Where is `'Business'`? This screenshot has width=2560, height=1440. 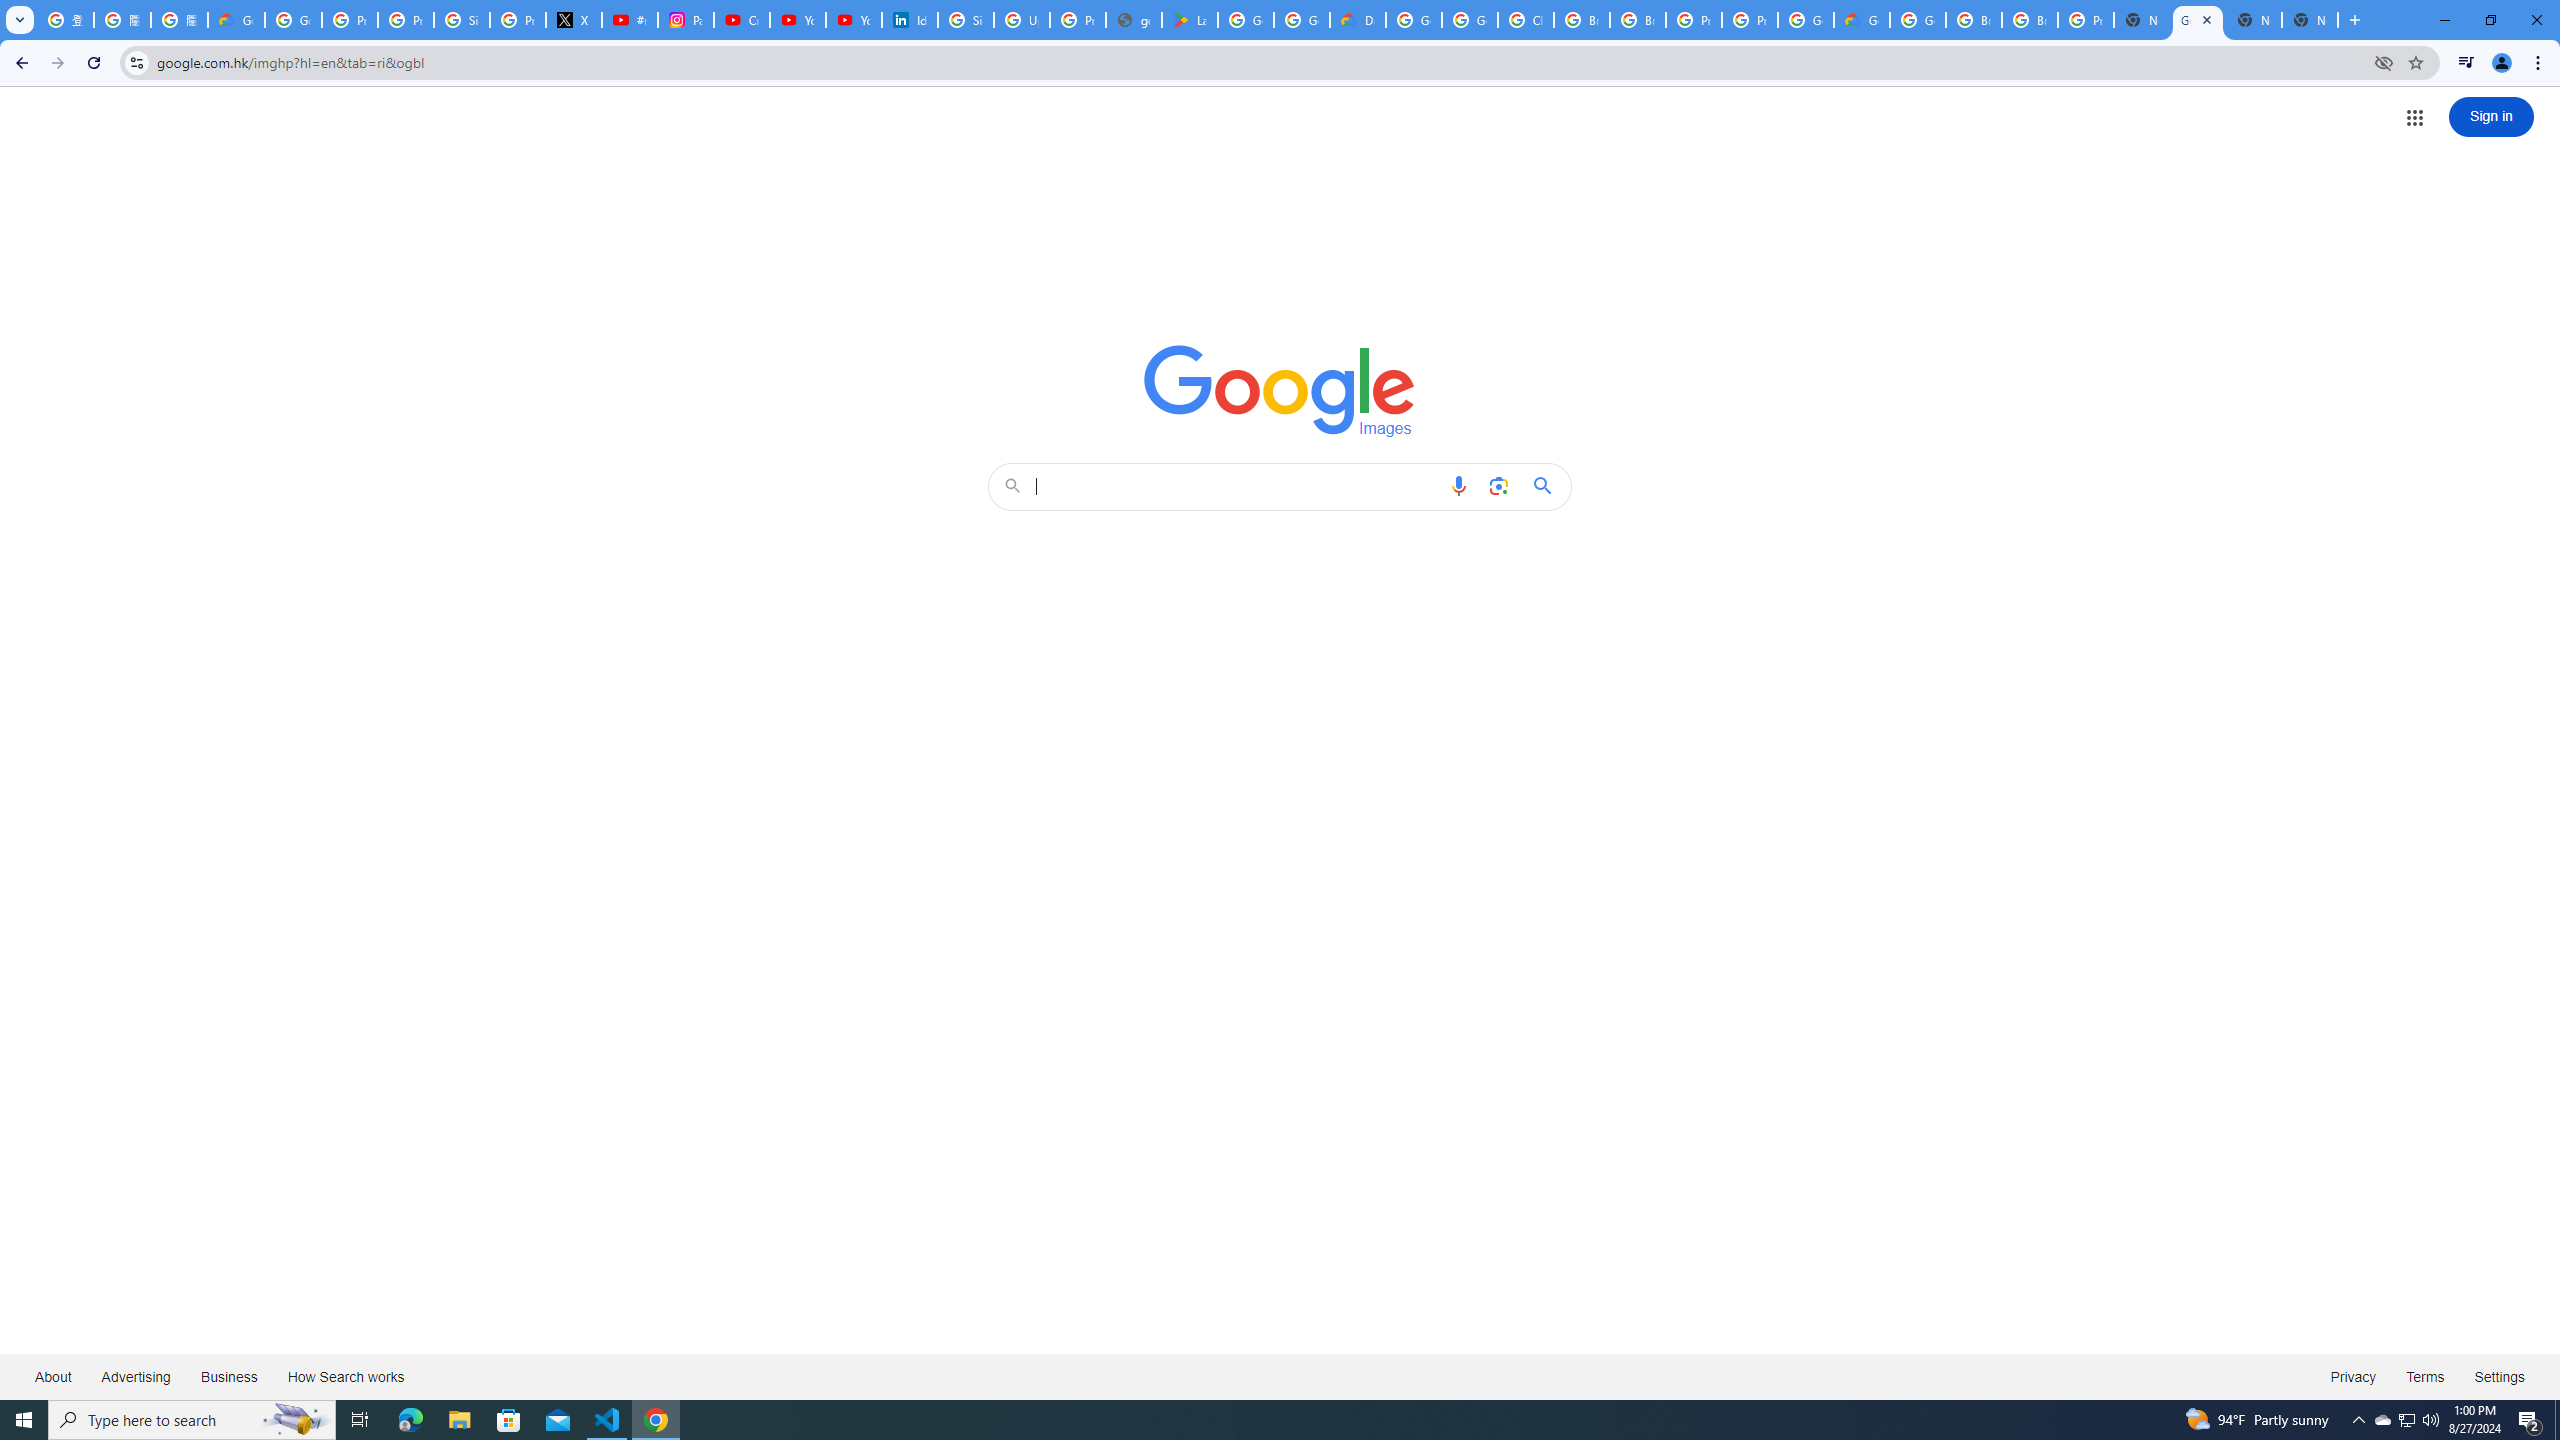
'Business' is located at coordinates (228, 1375).